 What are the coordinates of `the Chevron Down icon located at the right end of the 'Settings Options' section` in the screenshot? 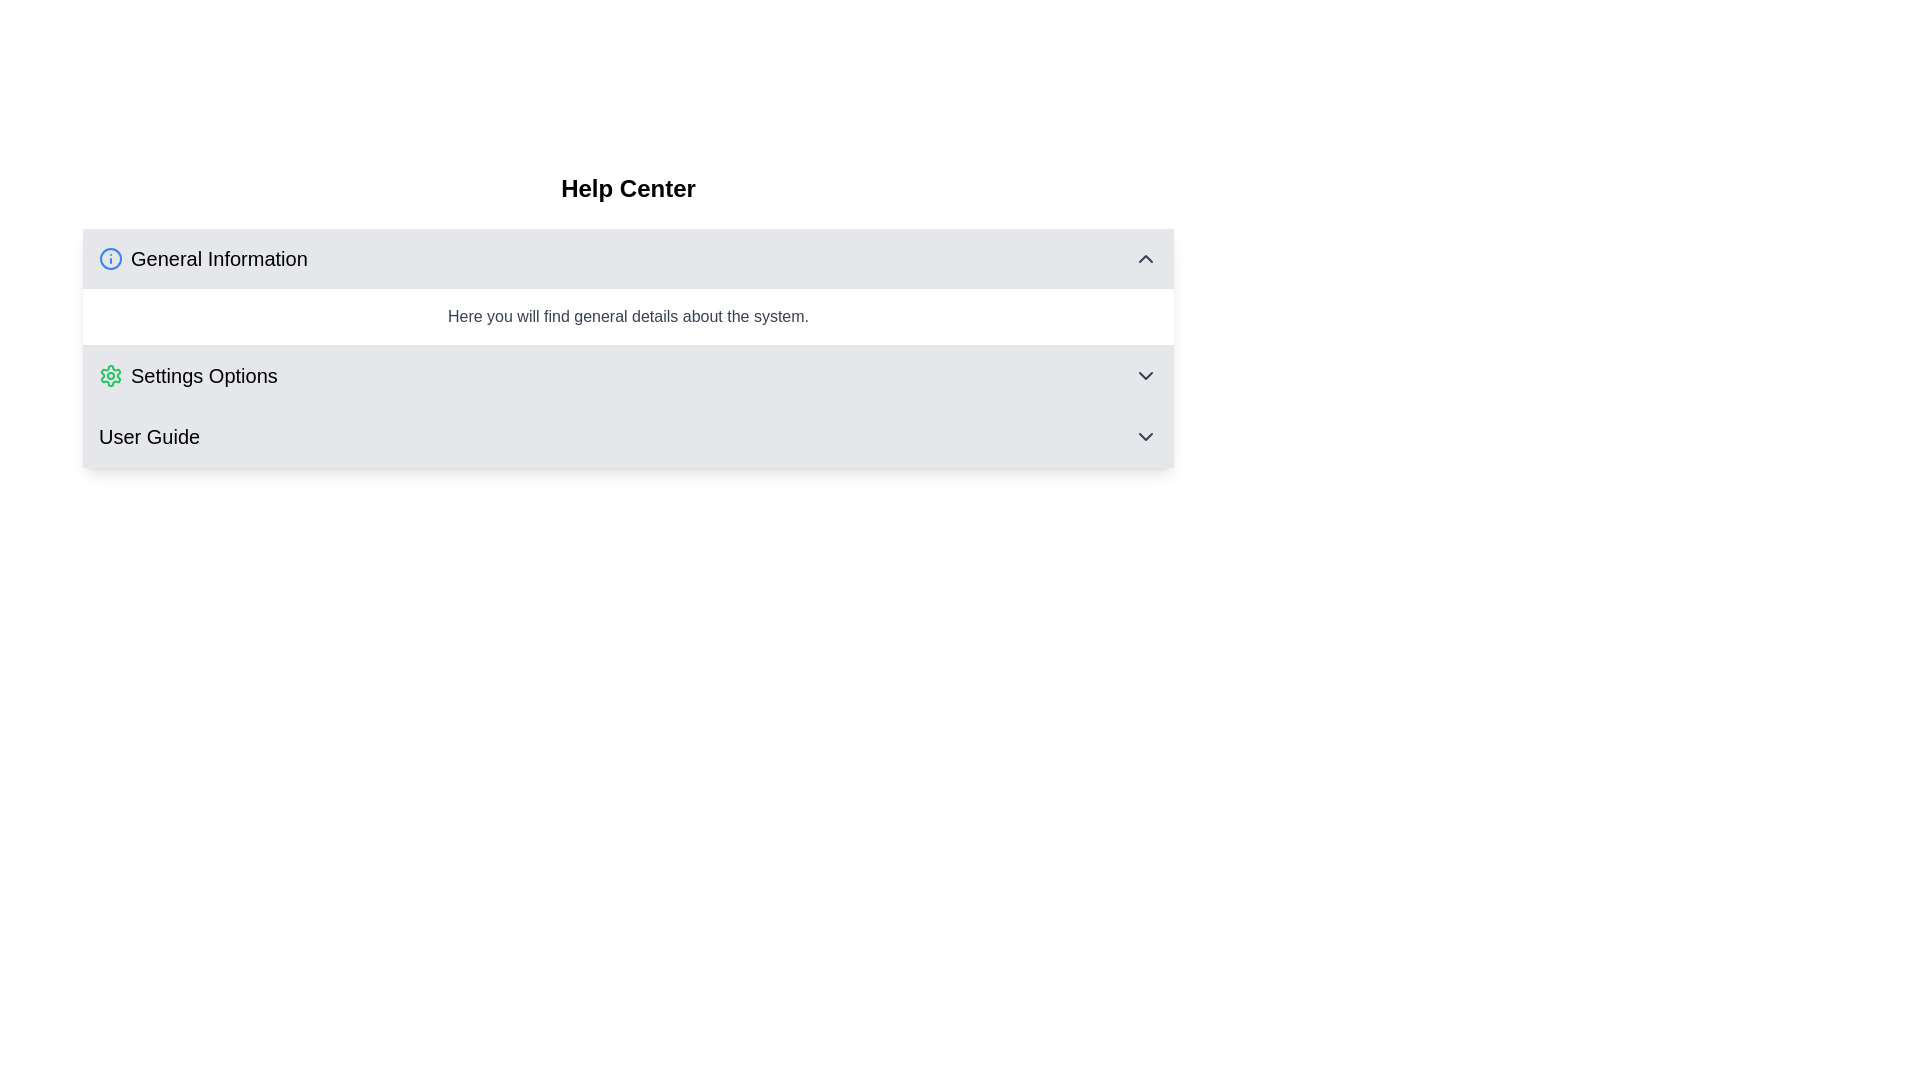 It's located at (1146, 375).